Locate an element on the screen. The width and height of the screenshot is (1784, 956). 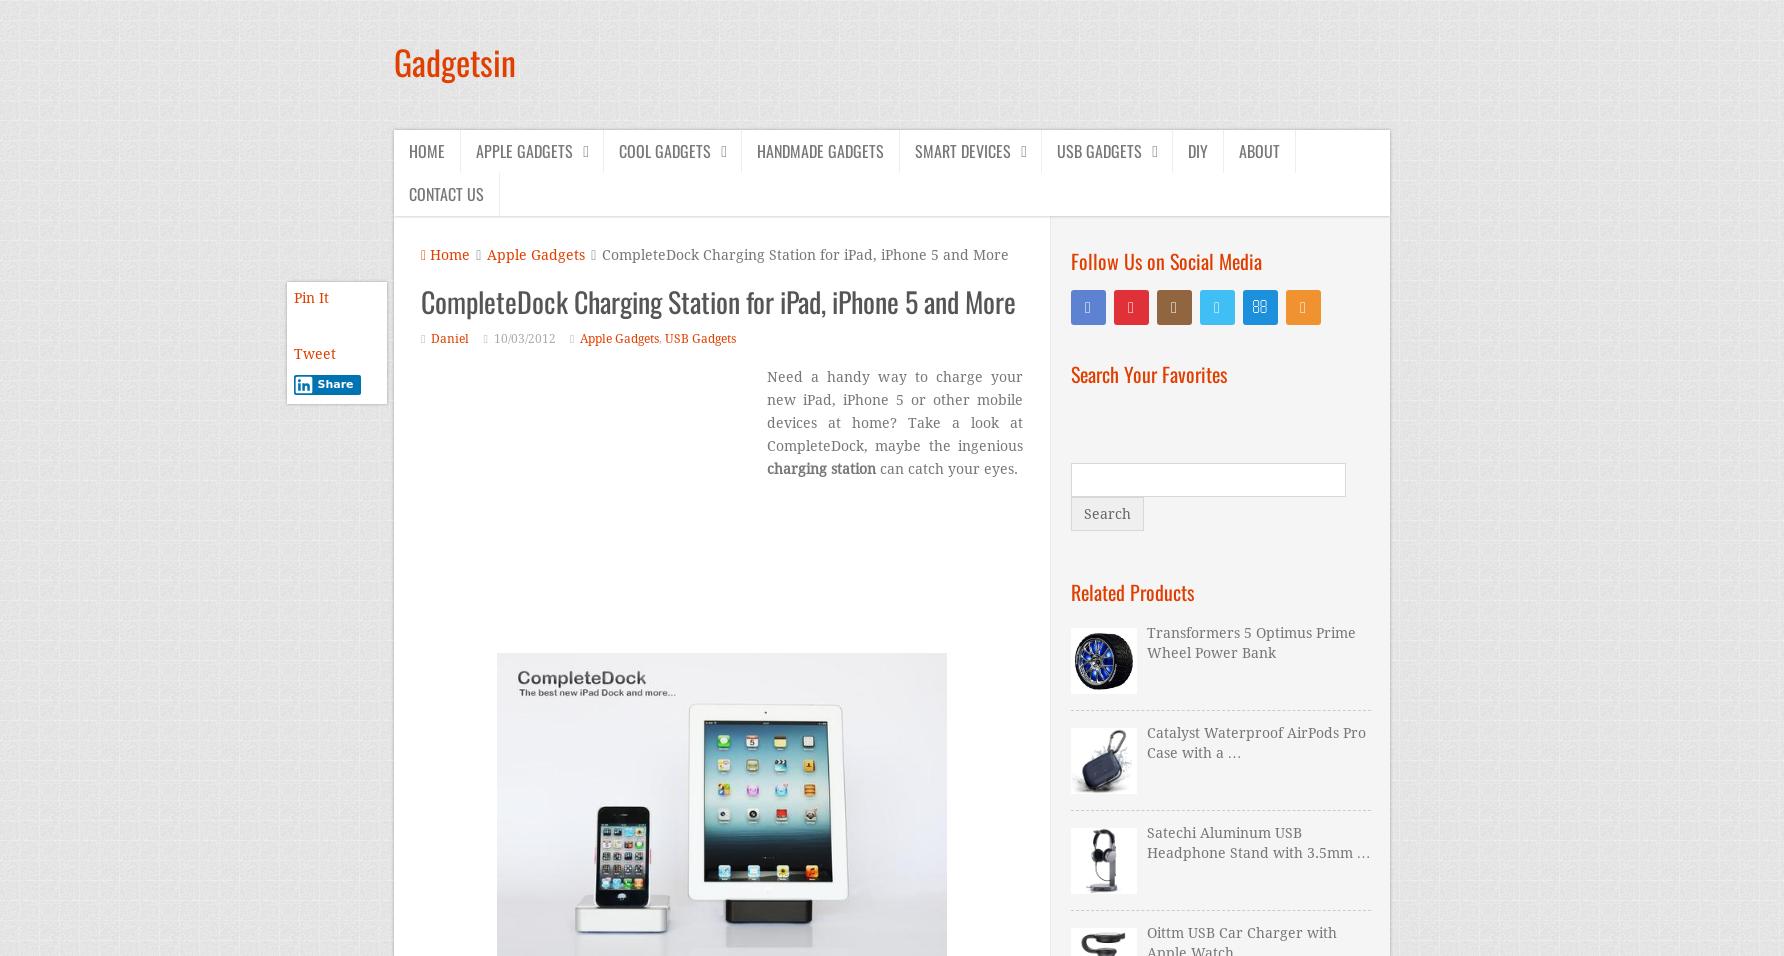
'Tweet' is located at coordinates (315, 353).